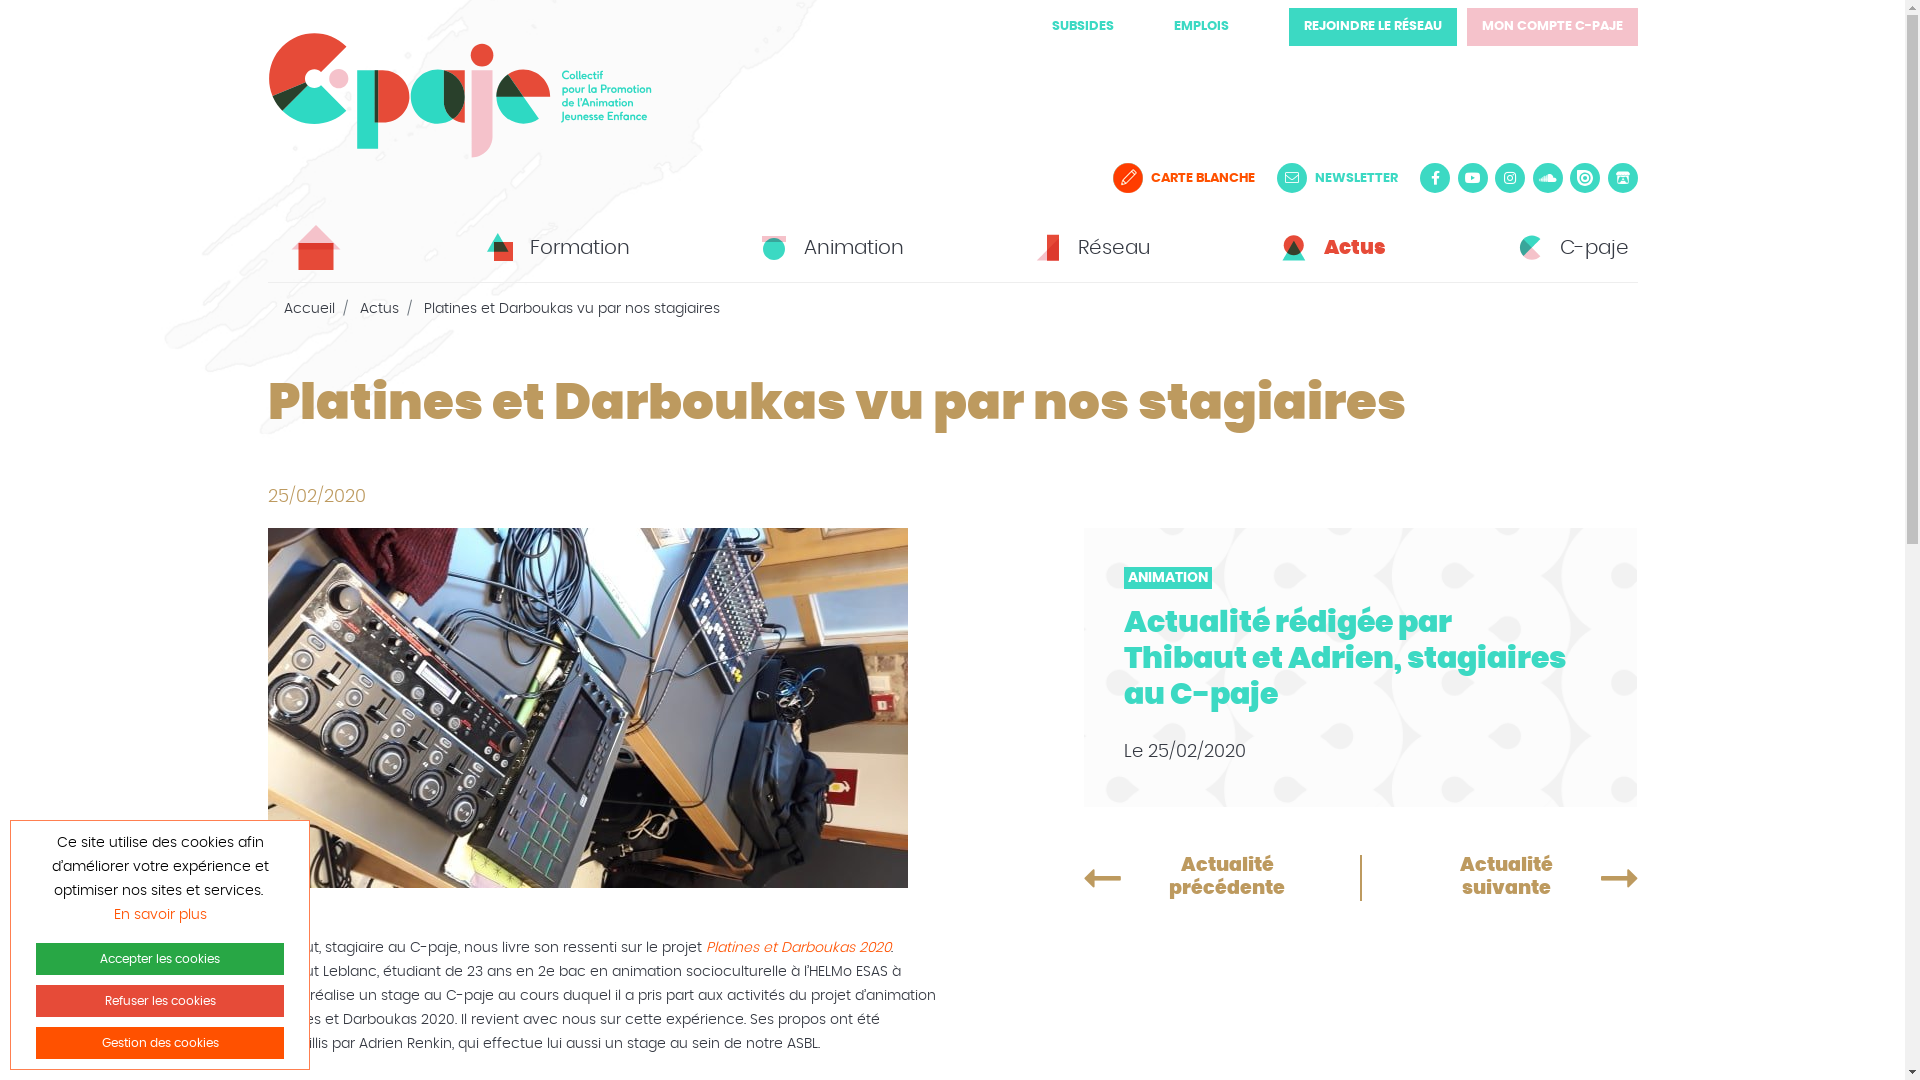  Describe the element at coordinates (1329, 246) in the screenshot. I see `'Actus'` at that location.